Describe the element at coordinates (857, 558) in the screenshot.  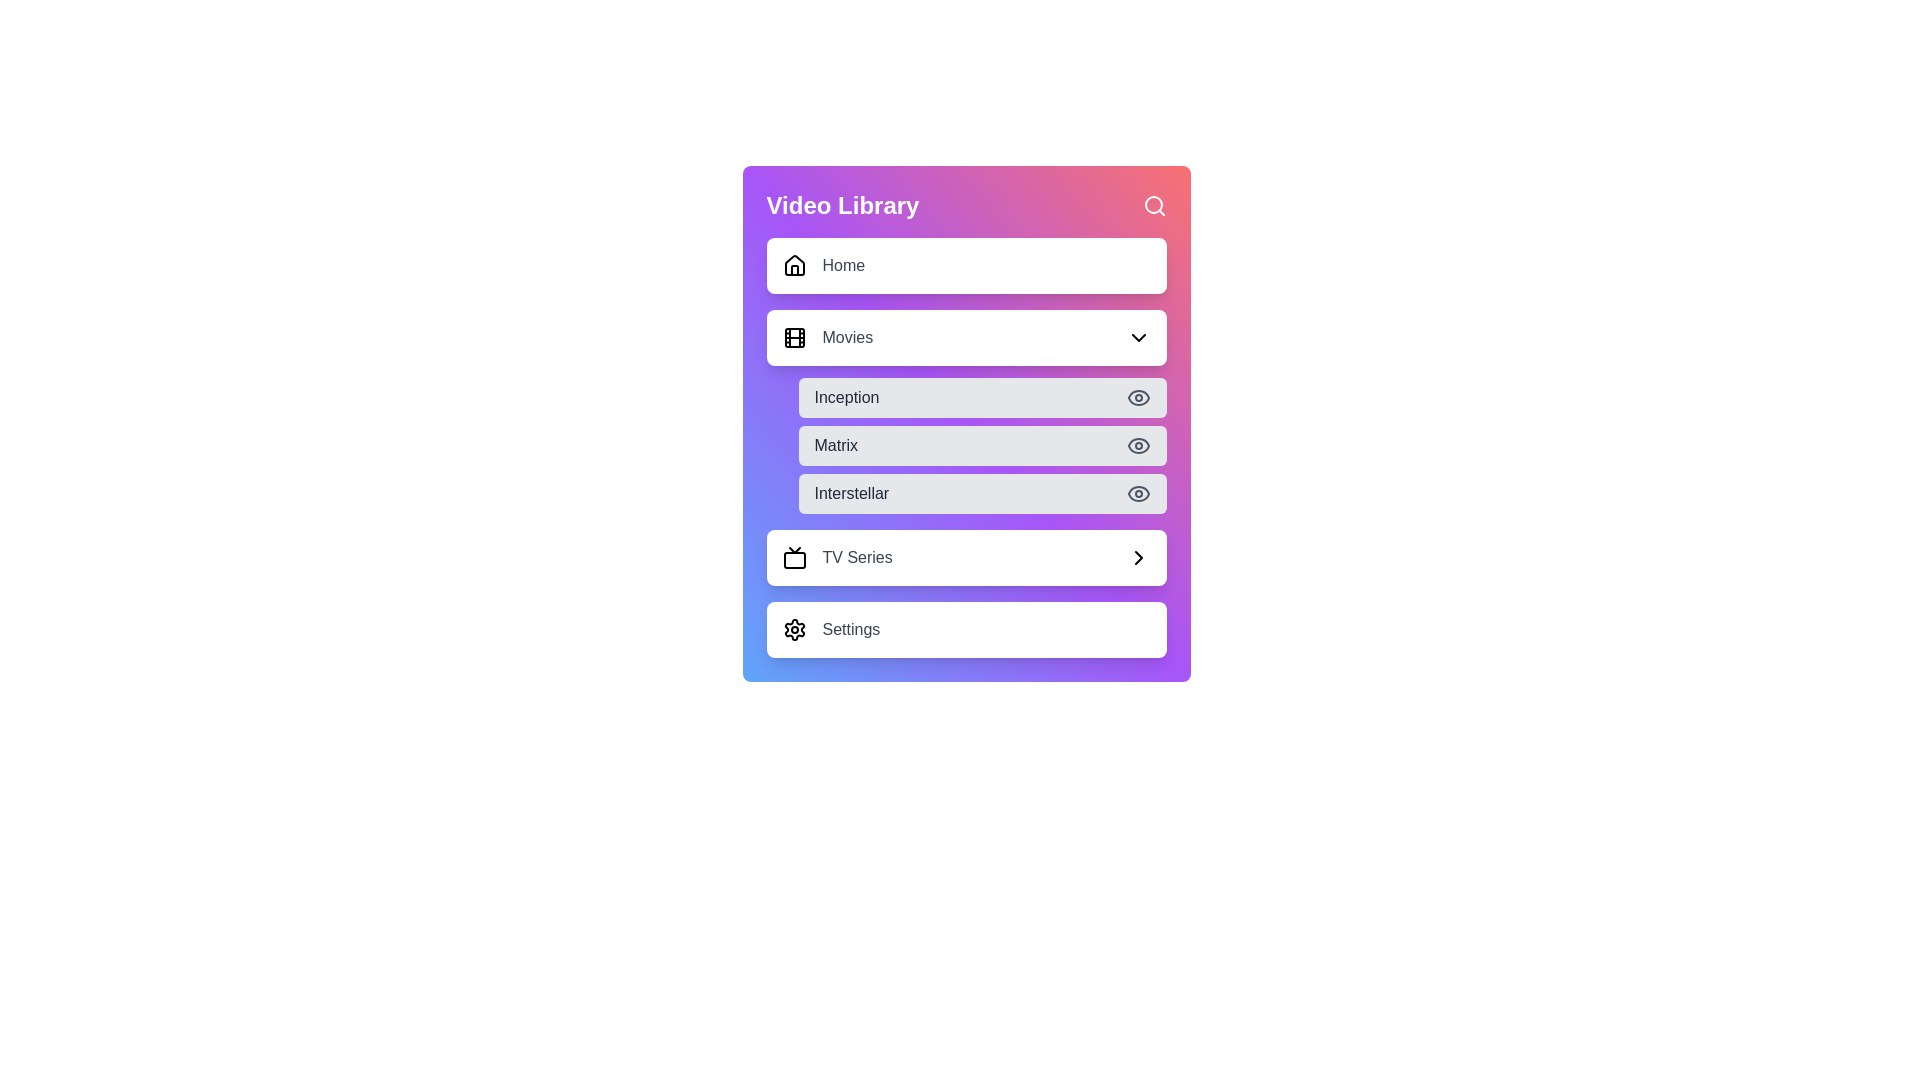
I see `the text label indicating the TV Series menu option, which is the fifth option below the 'Video Library' header` at that location.